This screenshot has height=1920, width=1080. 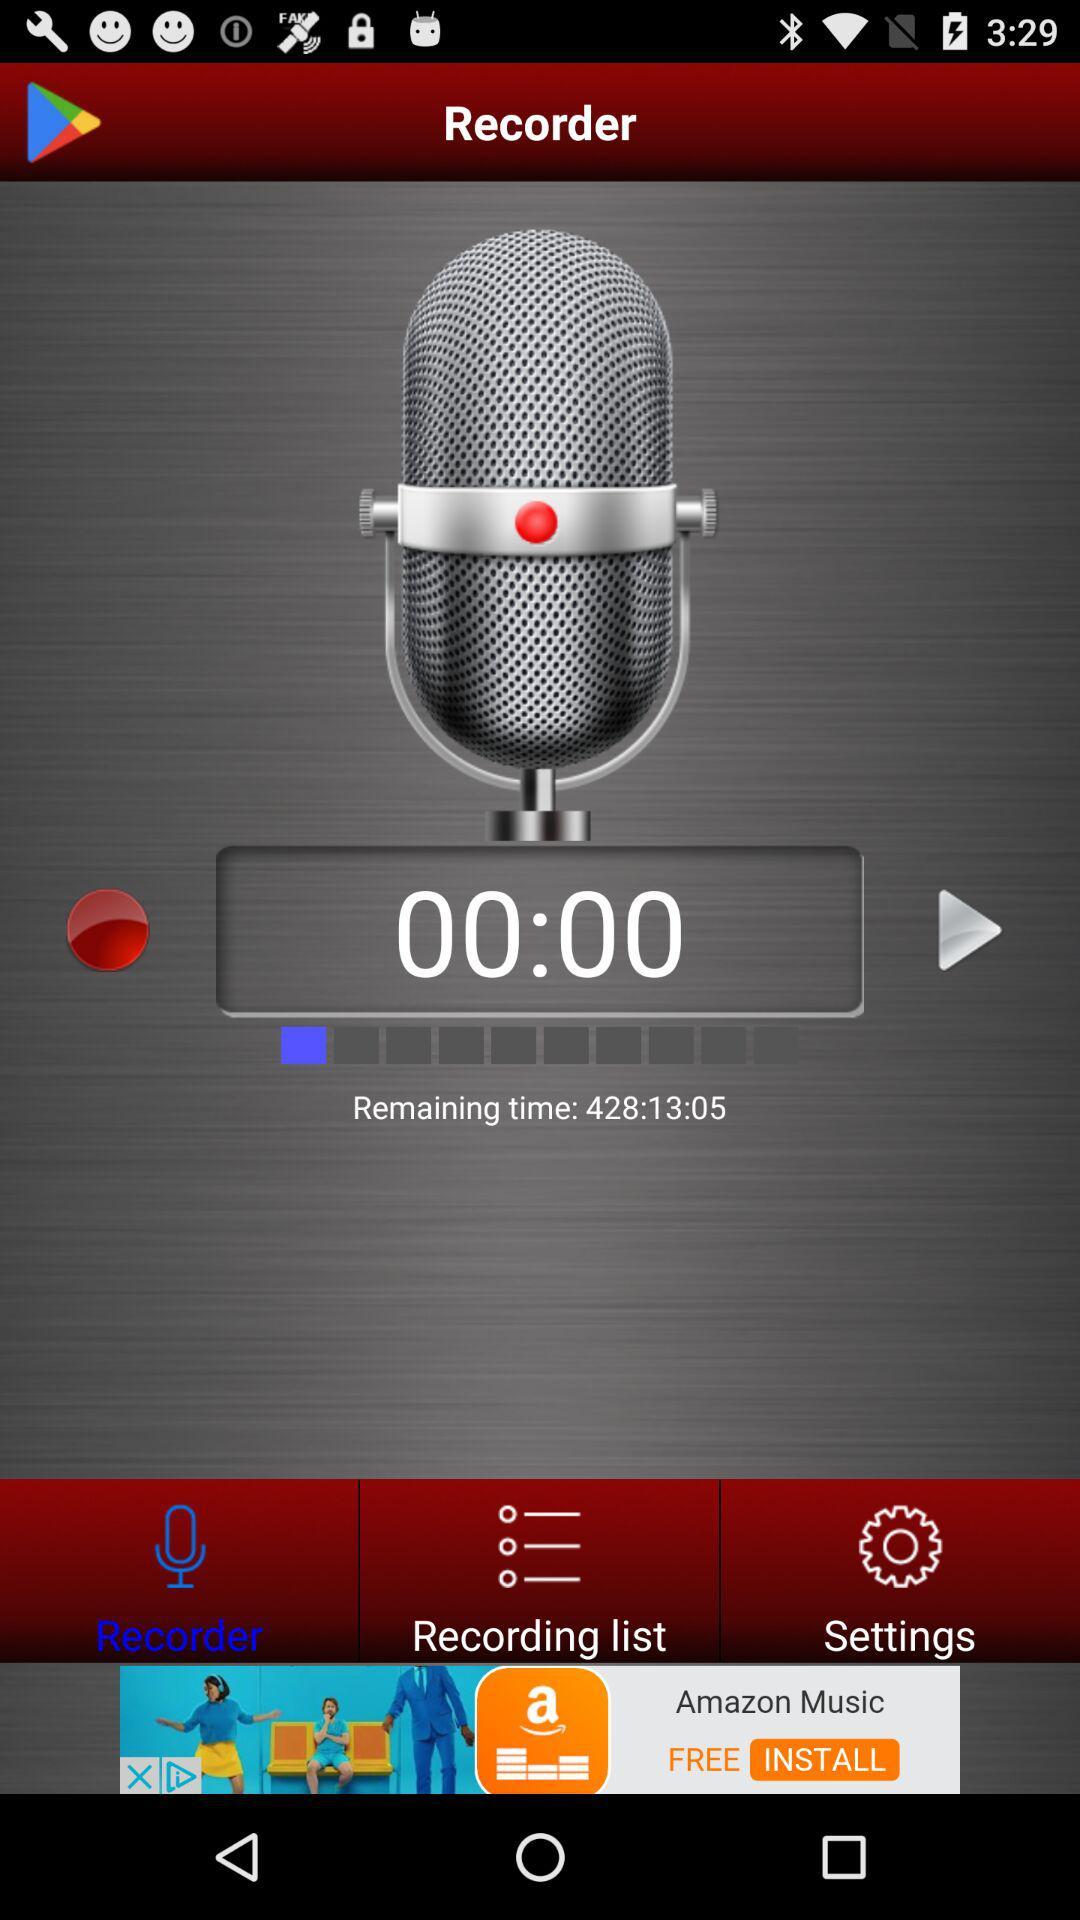 What do you see at coordinates (178, 1569) in the screenshot?
I see `recorder` at bounding box center [178, 1569].